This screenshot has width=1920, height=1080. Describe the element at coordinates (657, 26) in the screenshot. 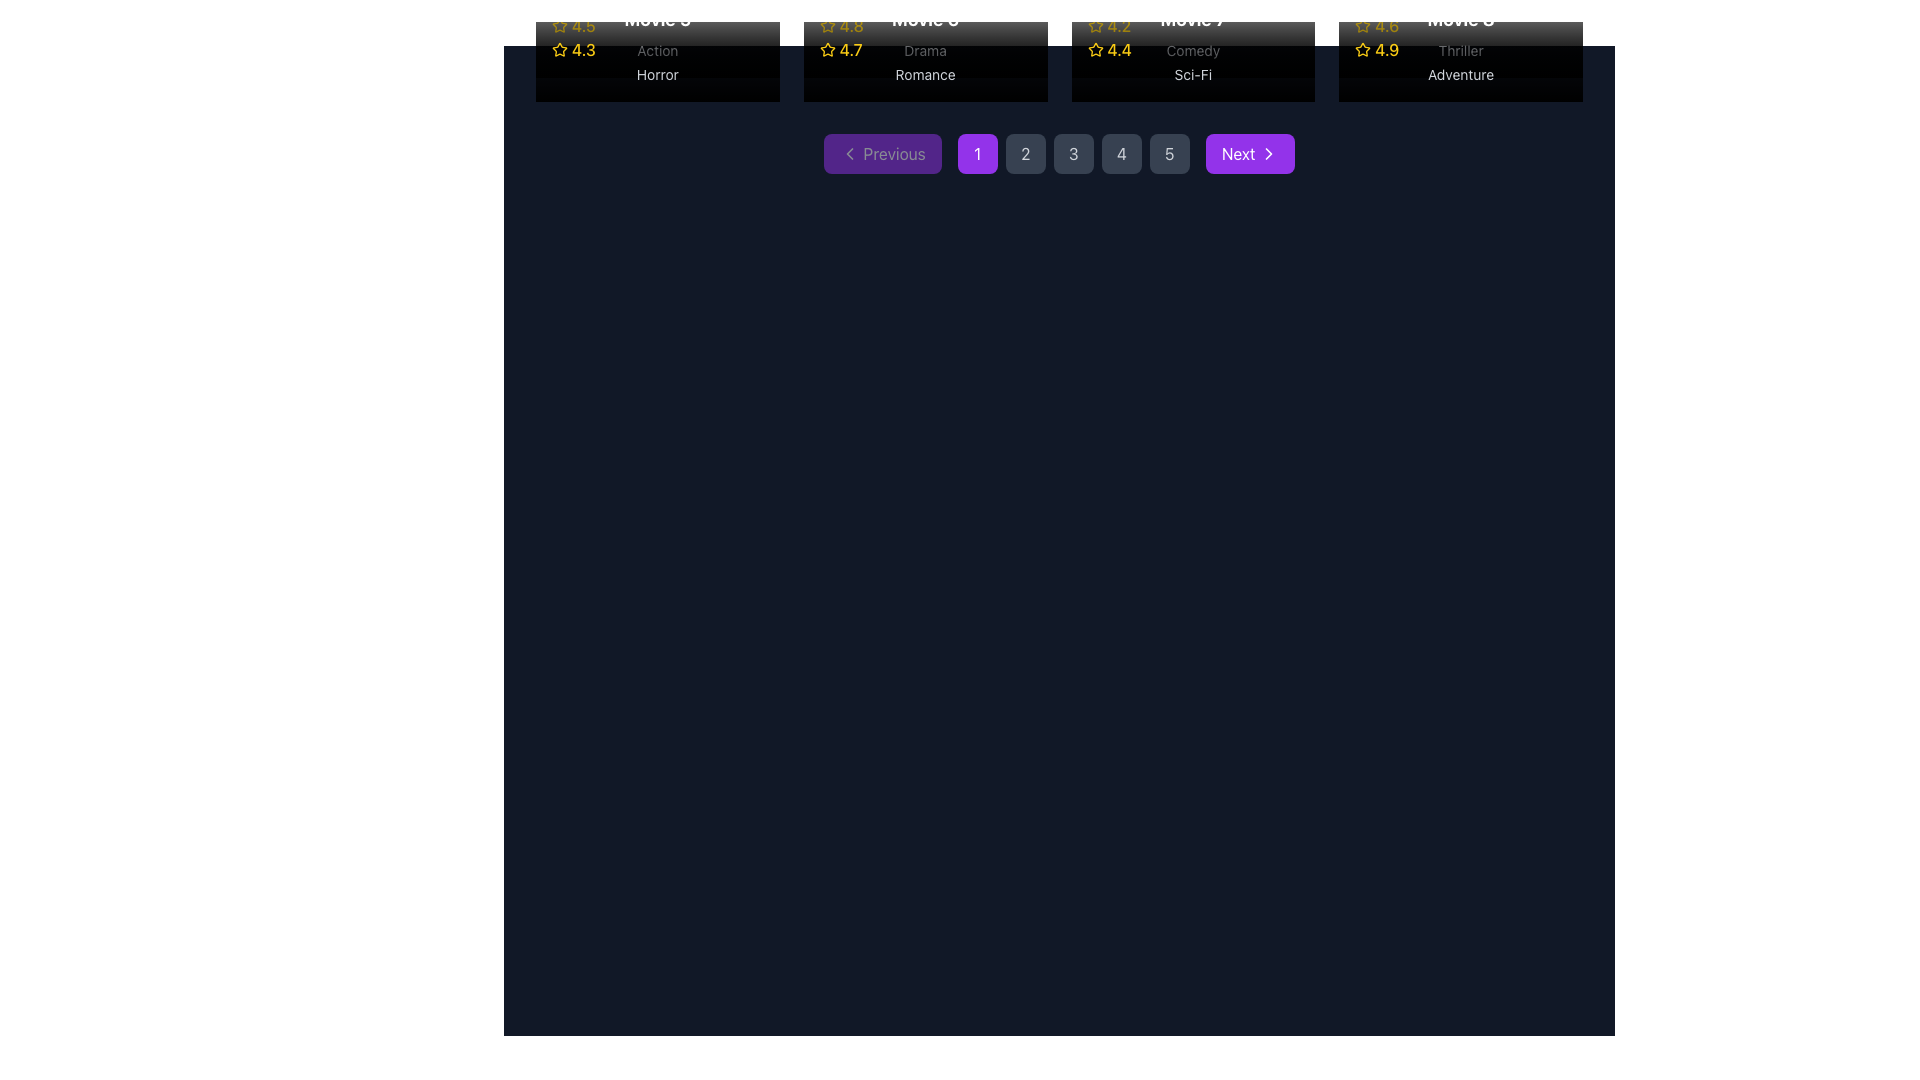

I see `the rating value '4.5' displayed in yellow text next to the yellow star icon, located at the bottom section of the movie details card` at that location.